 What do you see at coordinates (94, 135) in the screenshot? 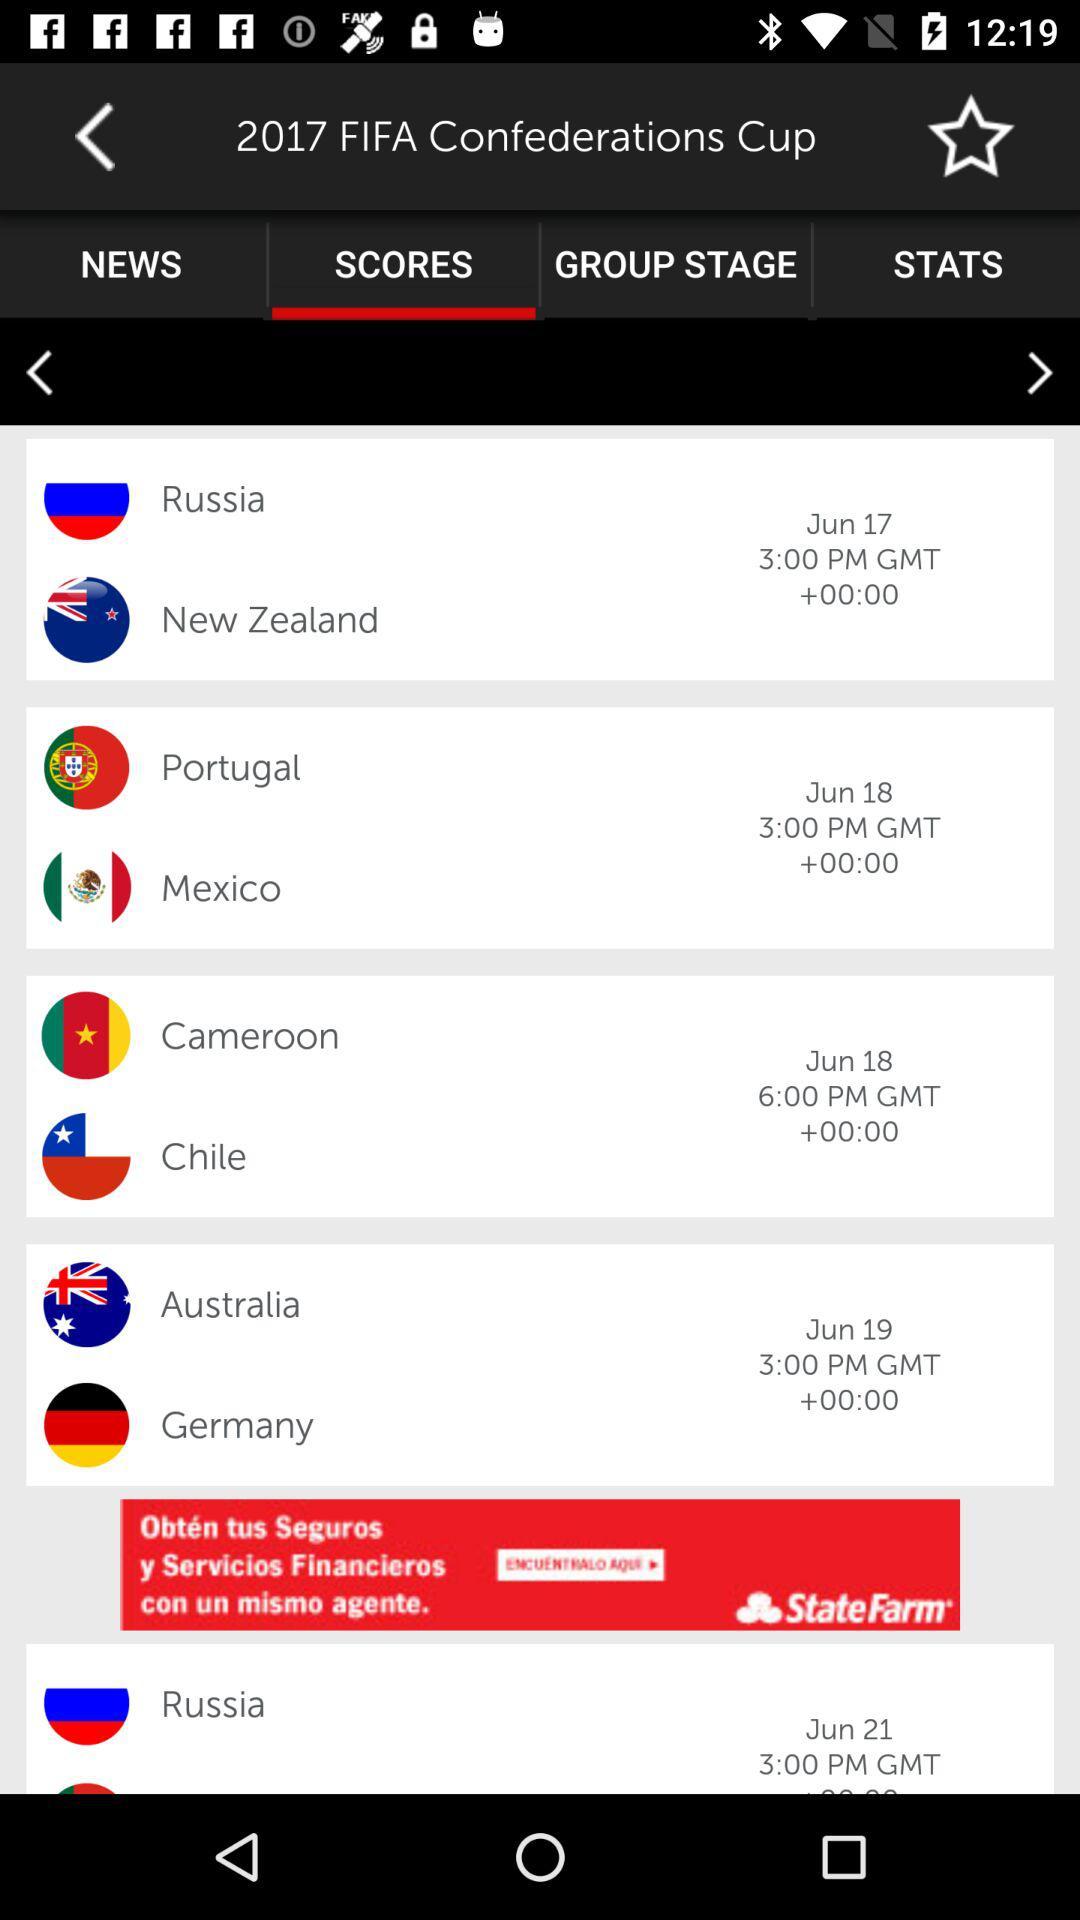
I see `the back icon above  the news` at bounding box center [94, 135].